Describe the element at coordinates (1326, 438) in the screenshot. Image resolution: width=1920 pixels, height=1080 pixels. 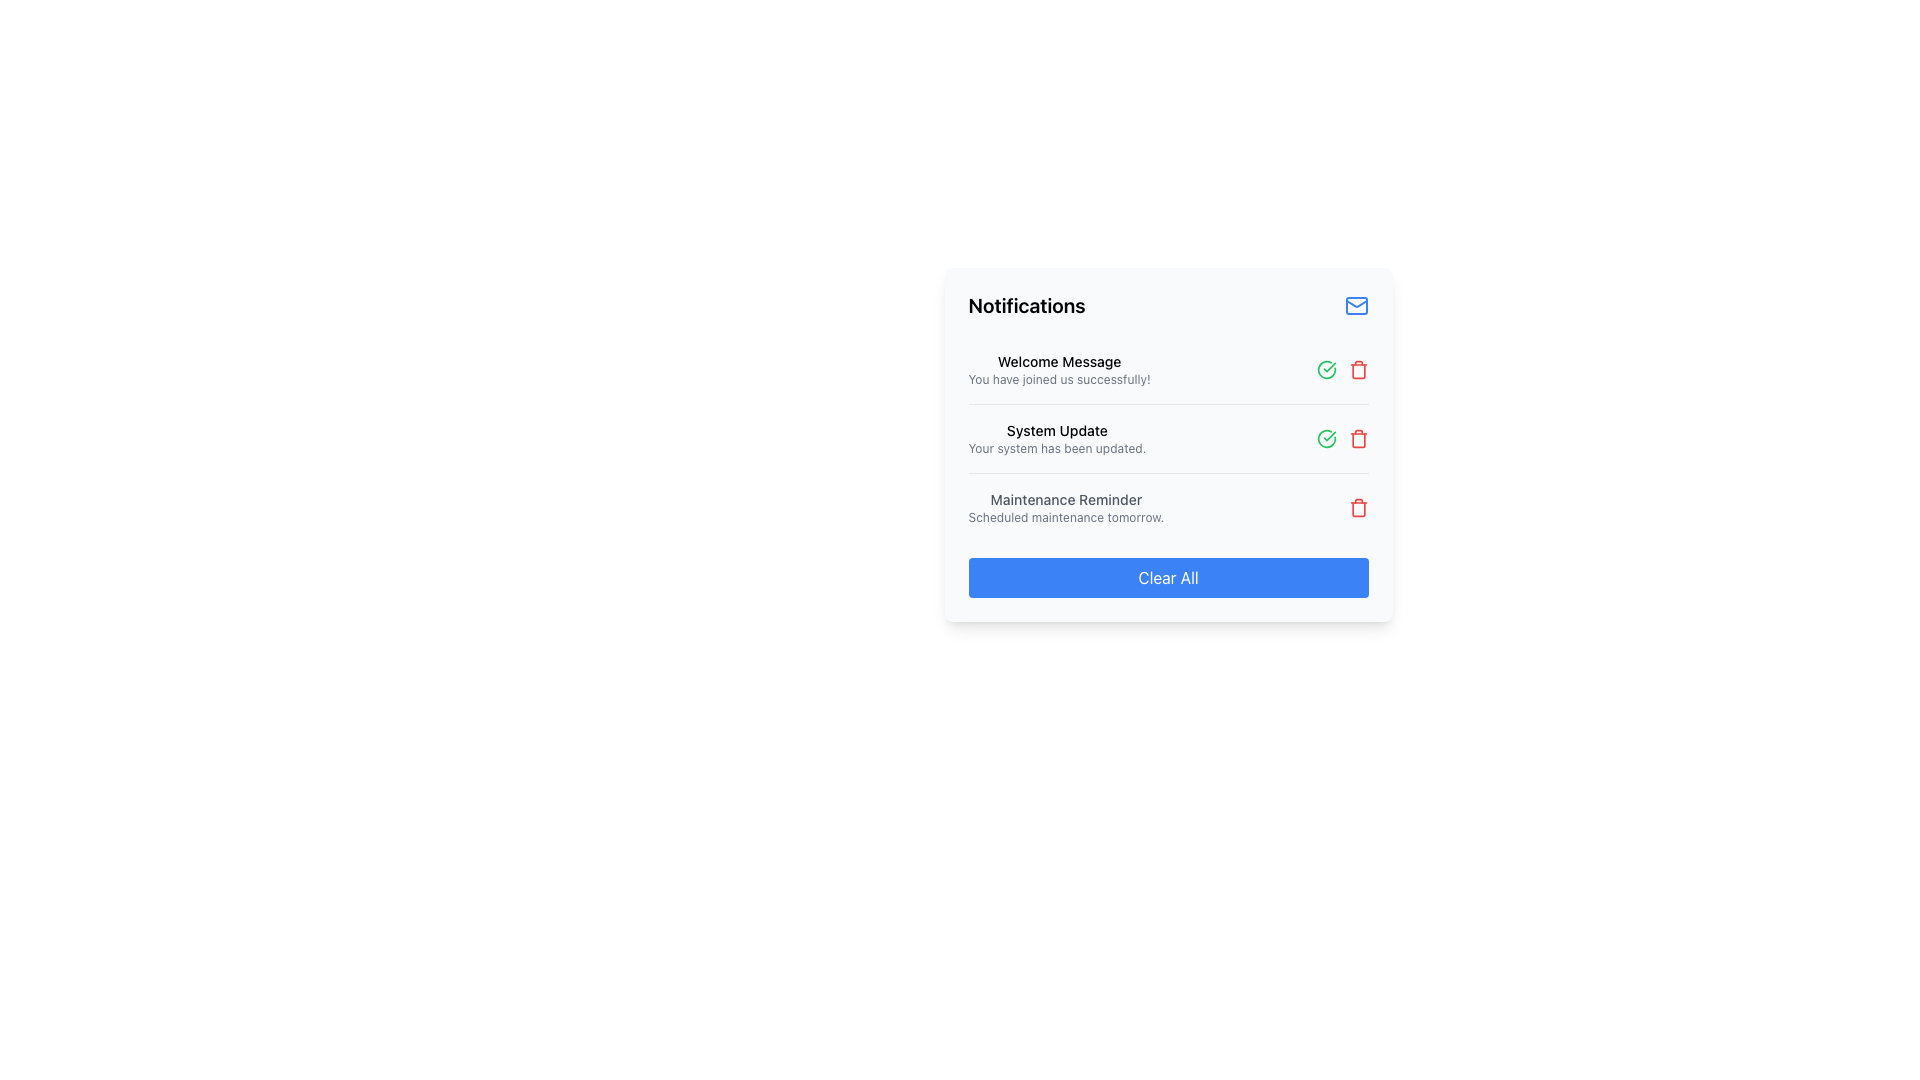
I see `the green circular icon with a checkmark in its center, which indicates a 'success' status, located near the 'System Update' text` at that location.